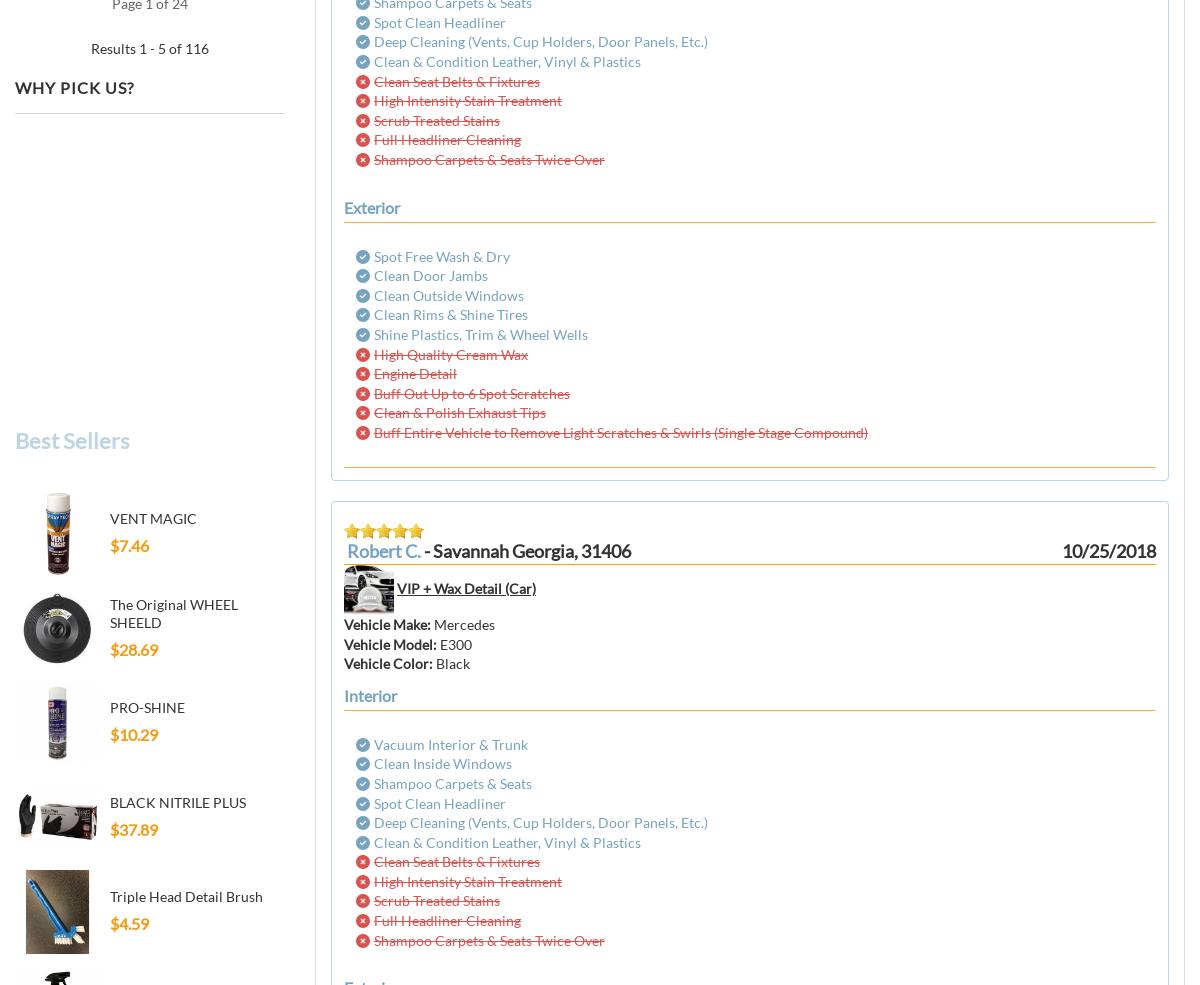  What do you see at coordinates (344, 205) in the screenshot?
I see `'exterior'` at bounding box center [344, 205].